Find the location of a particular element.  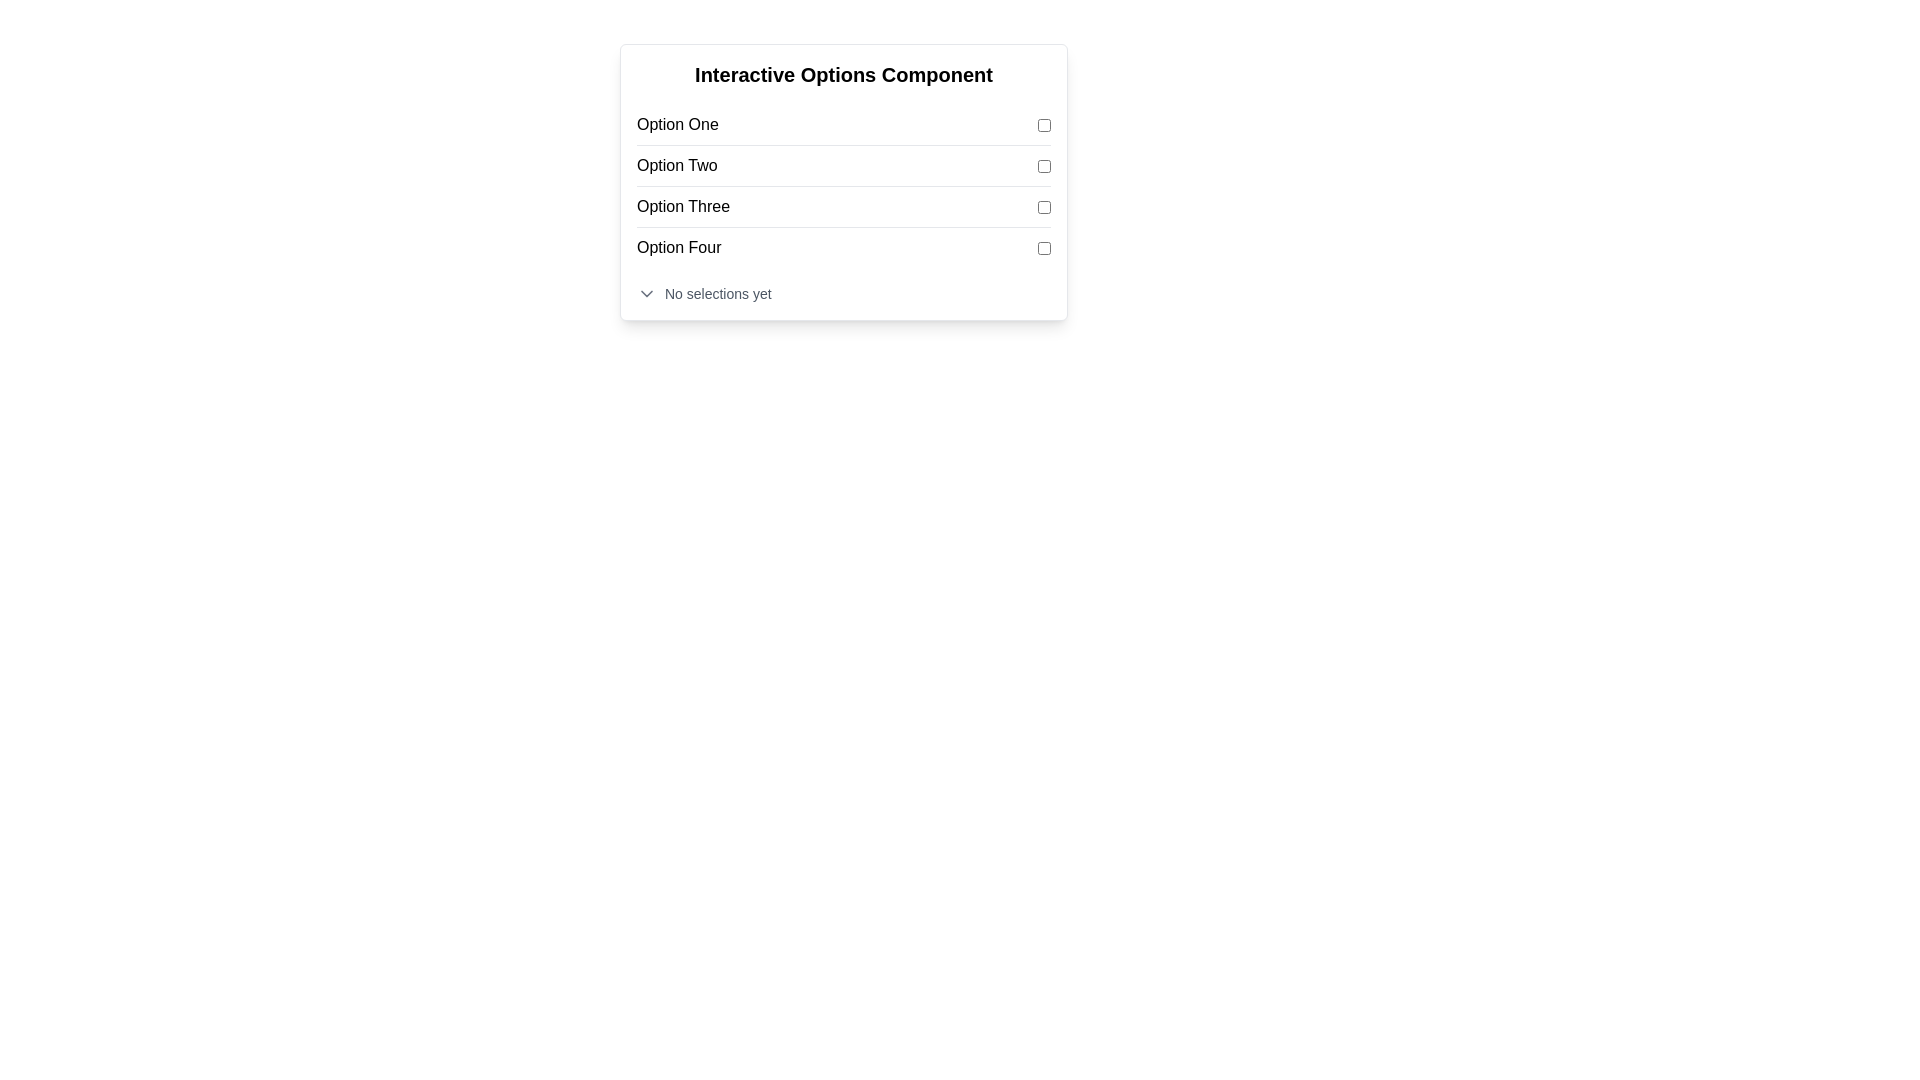

the label text display for the first option in the list, which is located at the top-left of the 'Interactive Options Component' and adjacent to its corresponding checkbox is located at coordinates (677, 124).